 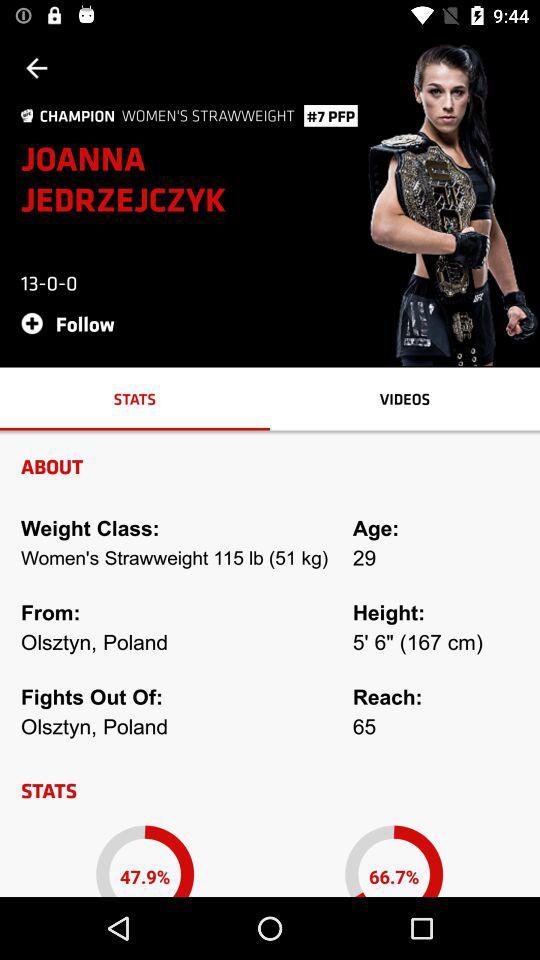 What do you see at coordinates (73, 323) in the screenshot?
I see `icon below 13-0-0` at bounding box center [73, 323].